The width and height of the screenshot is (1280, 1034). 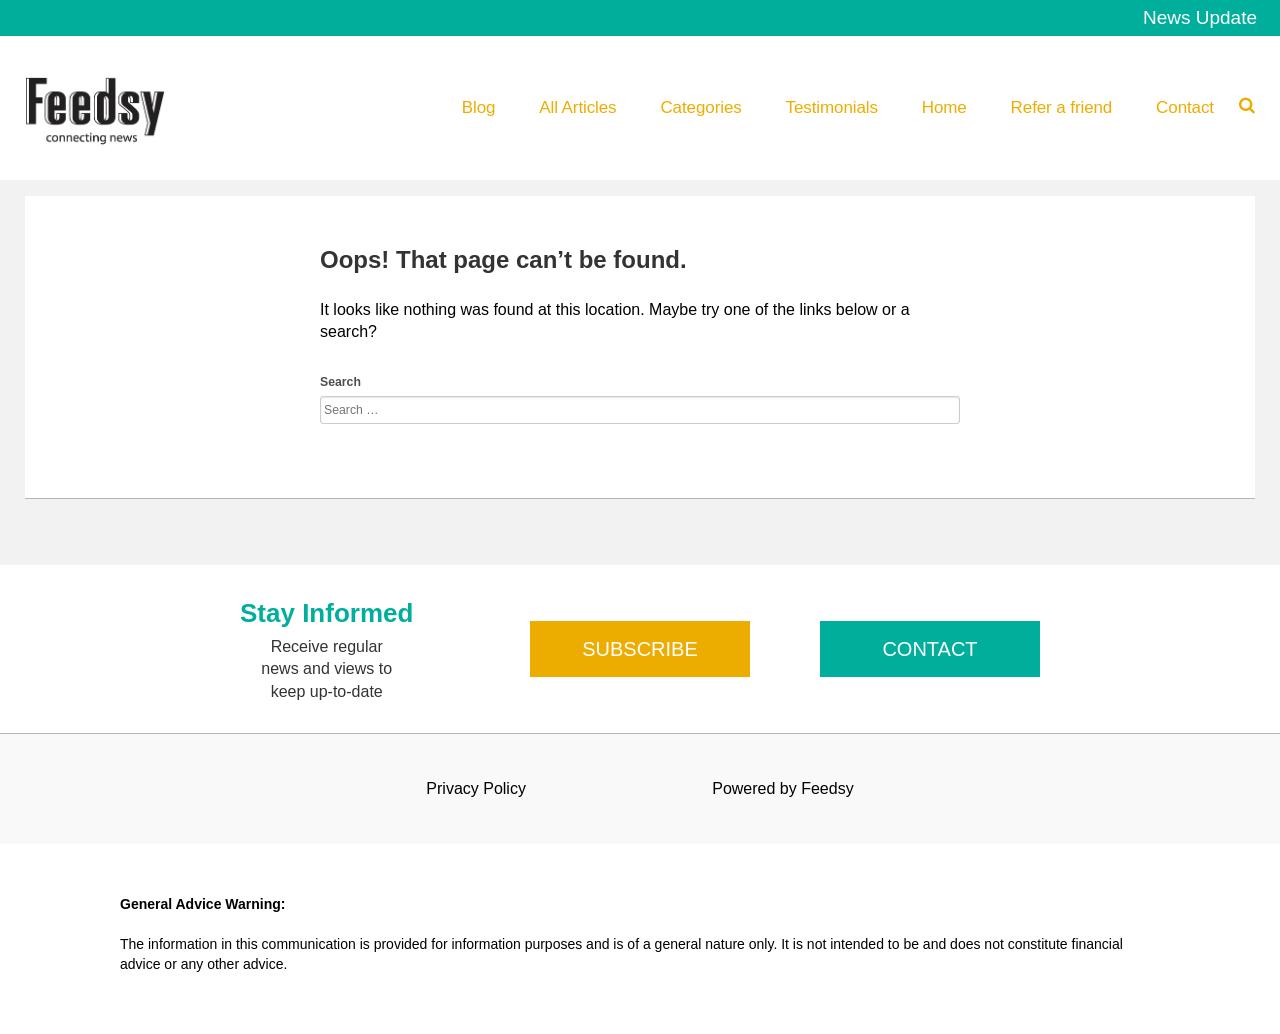 What do you see at coordinates (1059, 107) in the screenshot?
I see `'Refer a friend'` at bounding box center [1059, 107].